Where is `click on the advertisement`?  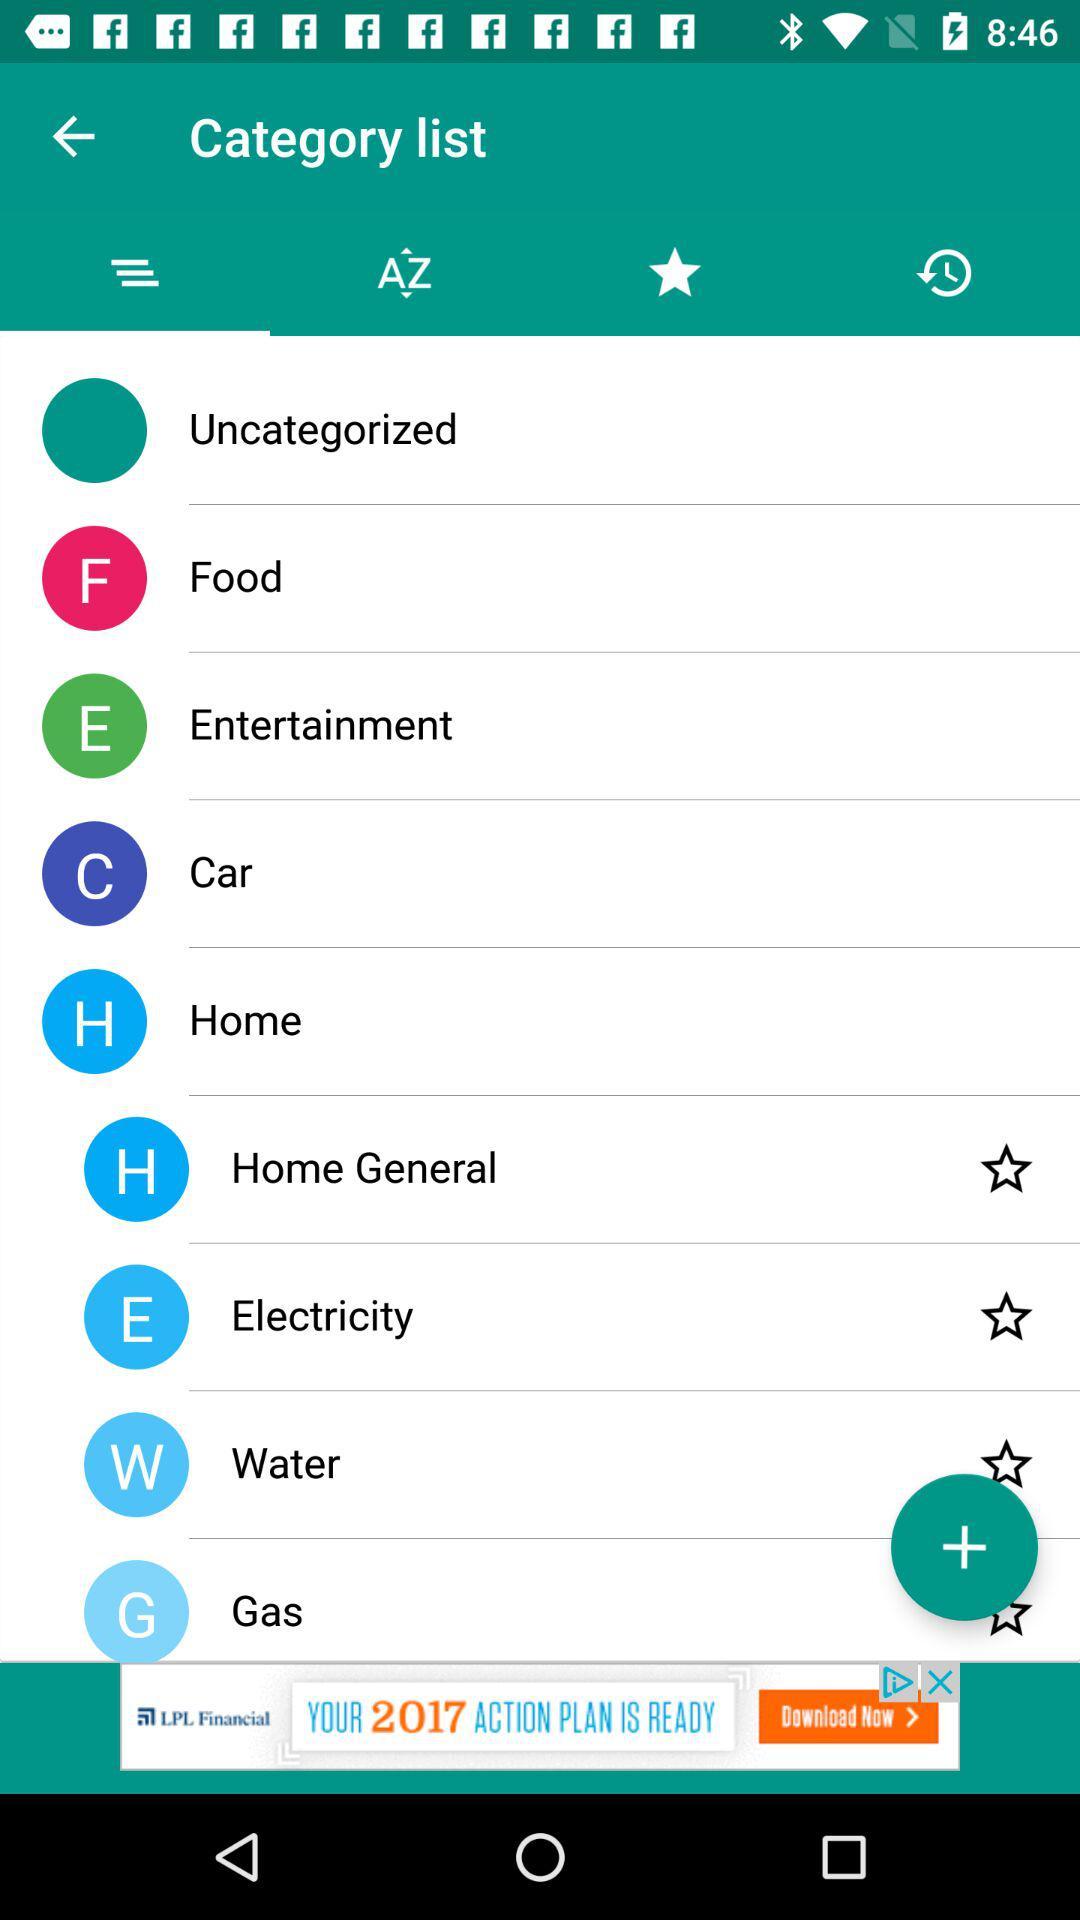
click on the advertisement is located at coordinates (540, 1727).